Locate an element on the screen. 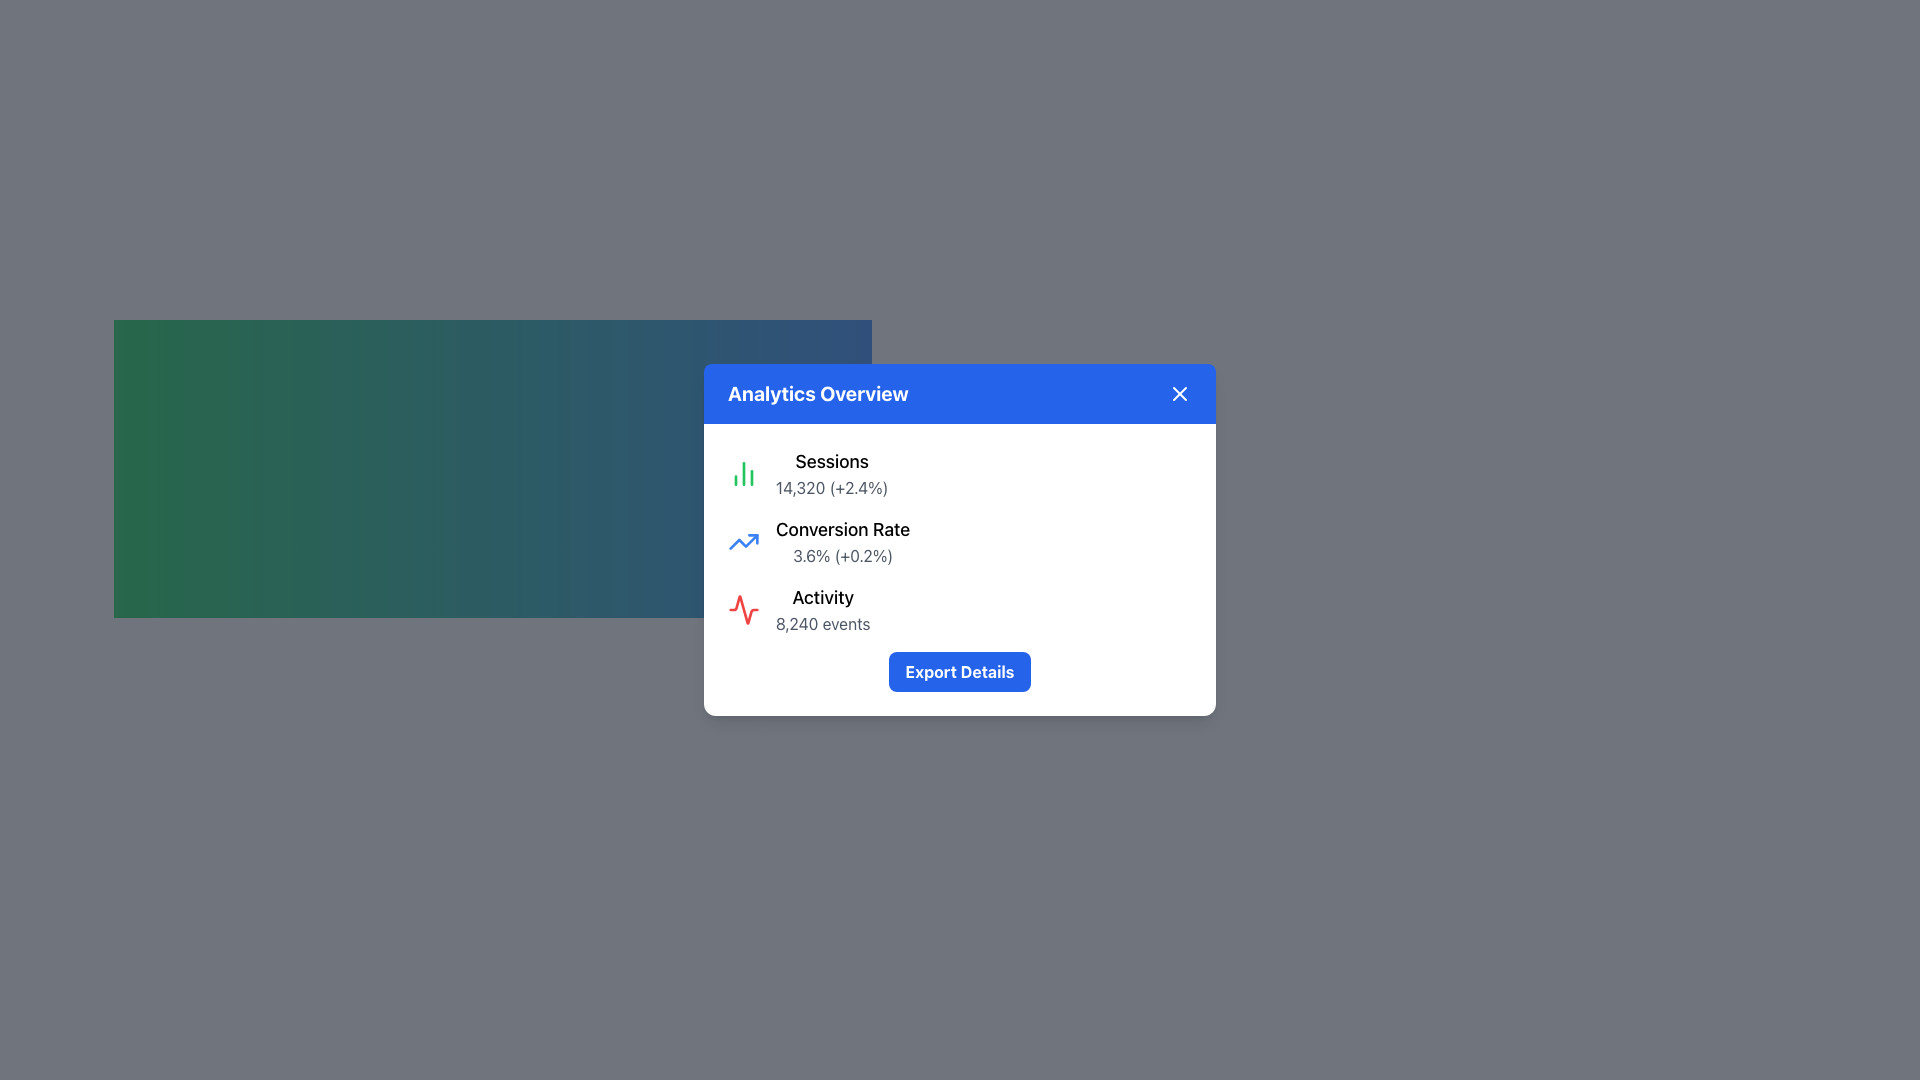  the 'Conversion Rate' Text Information Group, which displays the heading 'Conversion Rate' and the value '3.6% (+0.2%)', positioned in the center of the Analytics Overview panel is located at coordinates (843, 542).